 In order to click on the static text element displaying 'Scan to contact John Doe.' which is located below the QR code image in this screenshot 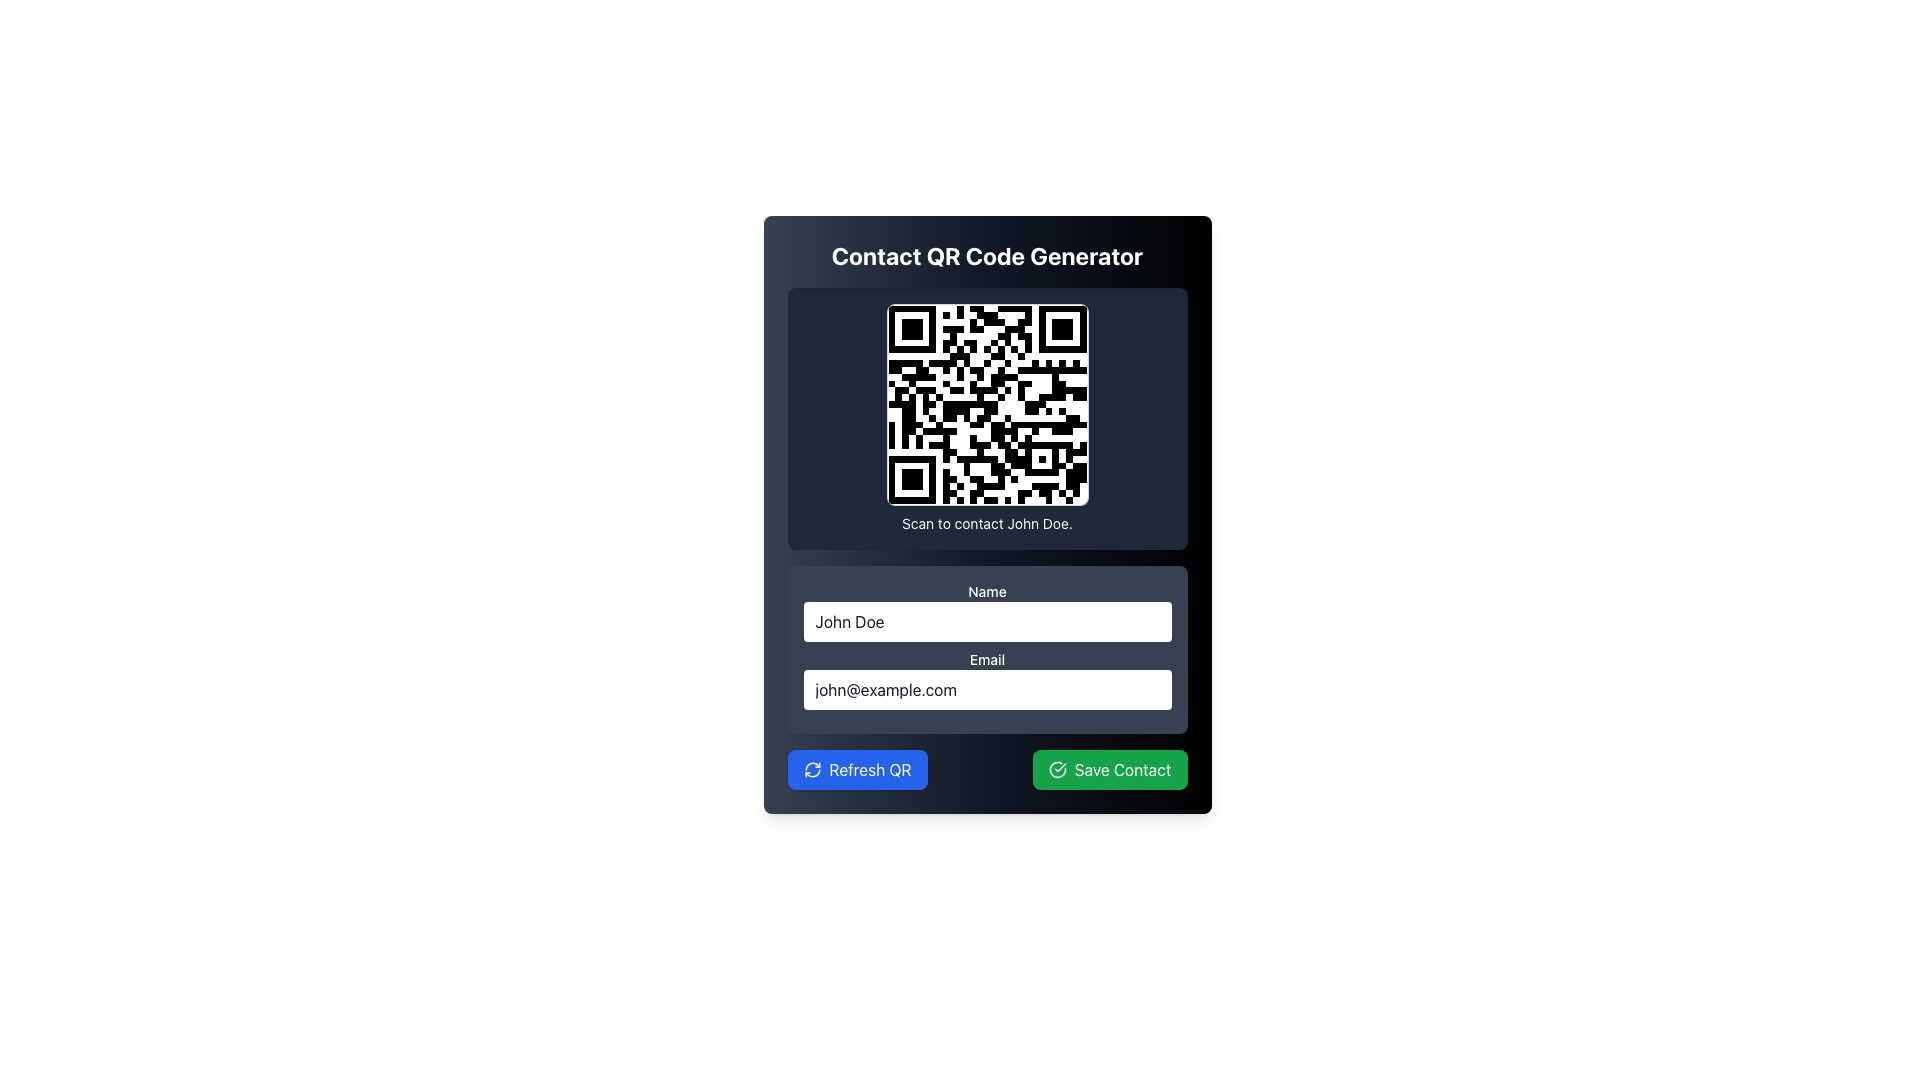, I will do `click(987, 523)`.